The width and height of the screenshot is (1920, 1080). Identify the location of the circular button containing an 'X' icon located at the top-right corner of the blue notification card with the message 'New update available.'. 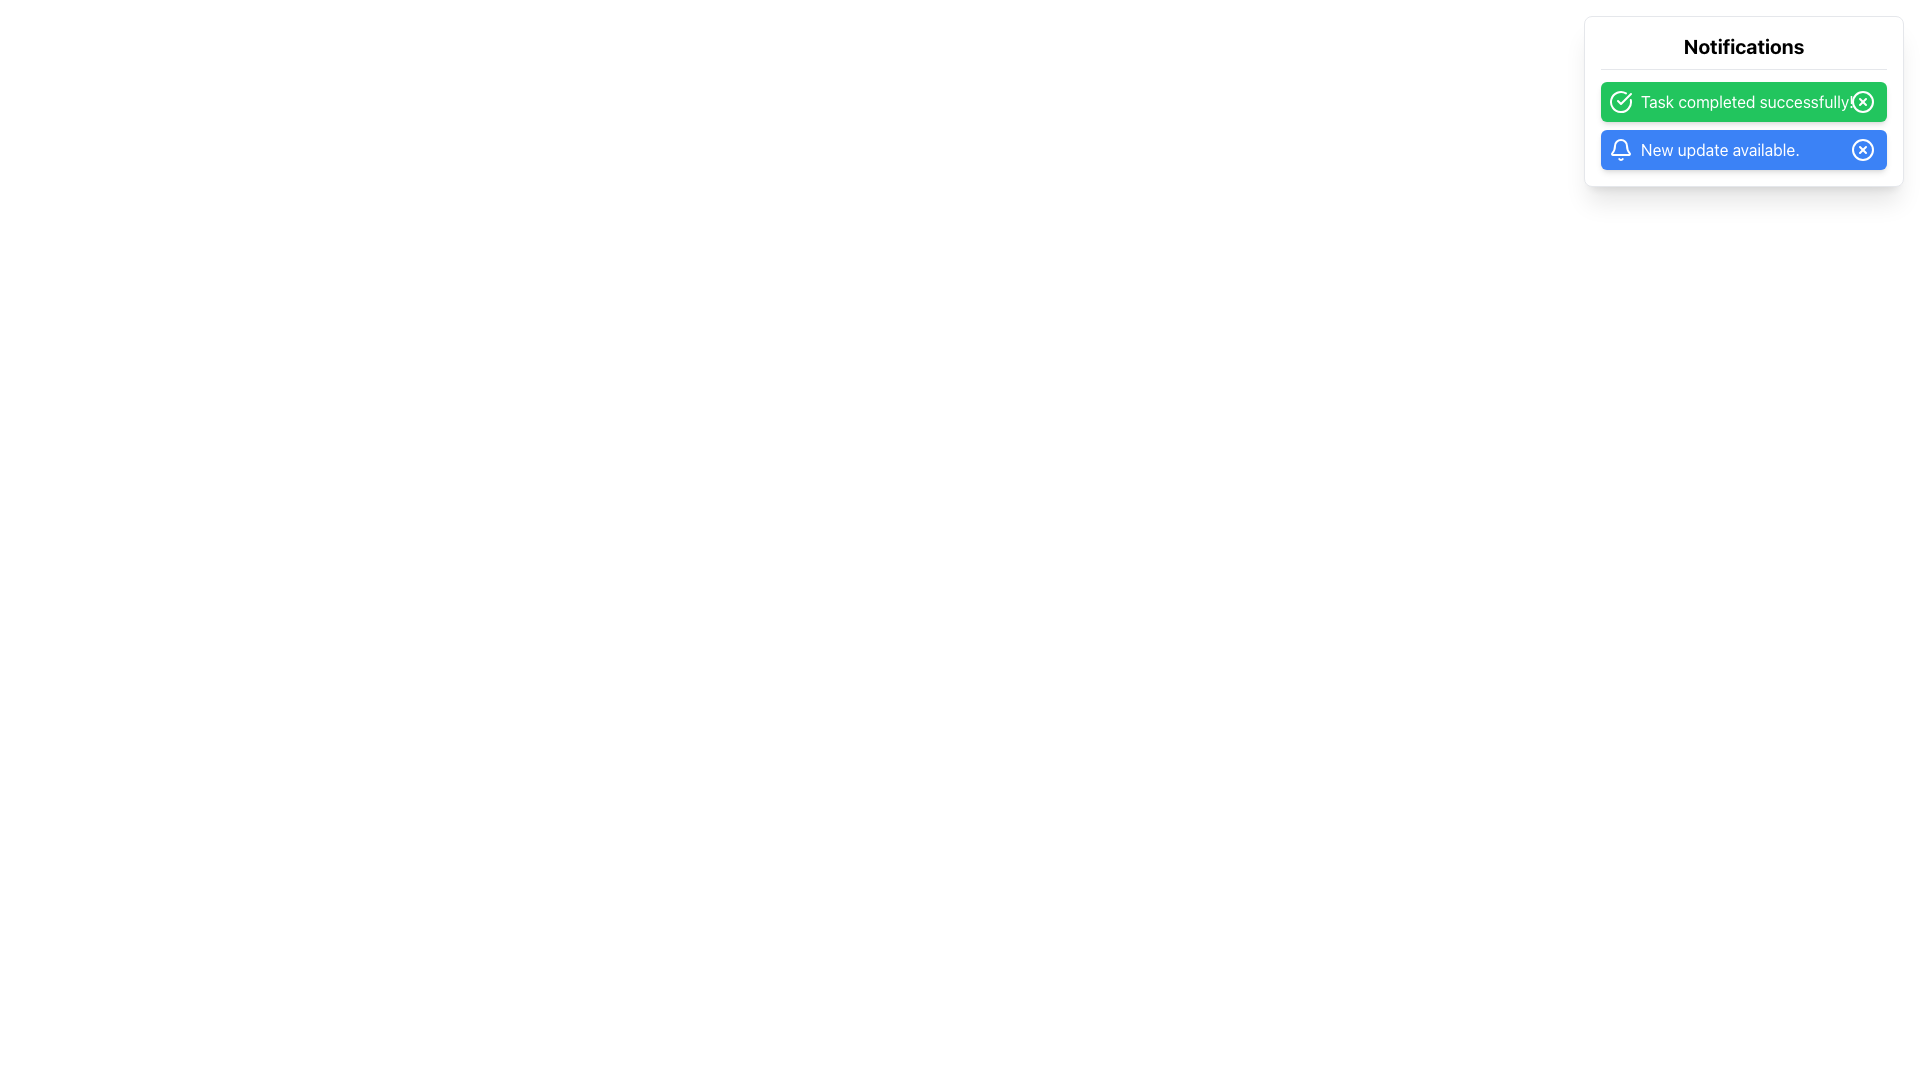
(1861, 149).